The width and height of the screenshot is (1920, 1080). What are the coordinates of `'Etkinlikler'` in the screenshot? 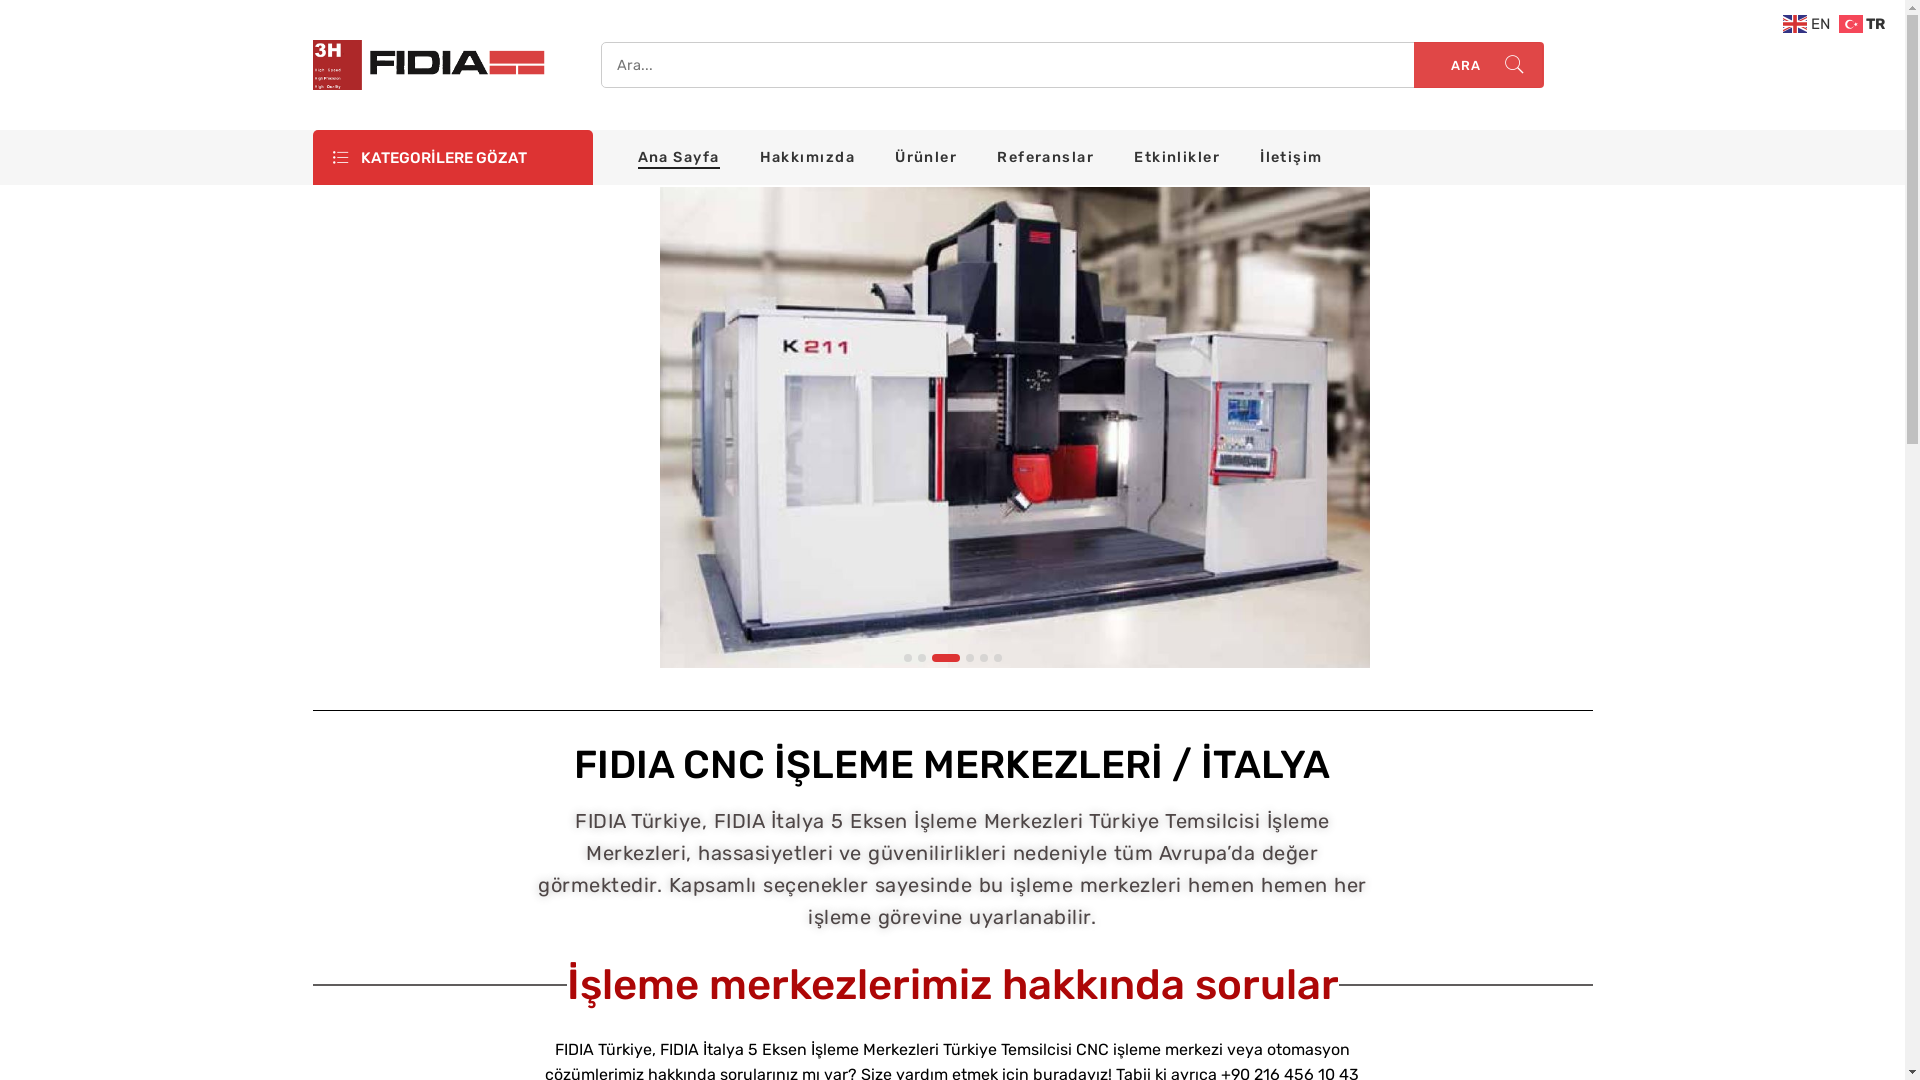 It's located at (1176, 156).